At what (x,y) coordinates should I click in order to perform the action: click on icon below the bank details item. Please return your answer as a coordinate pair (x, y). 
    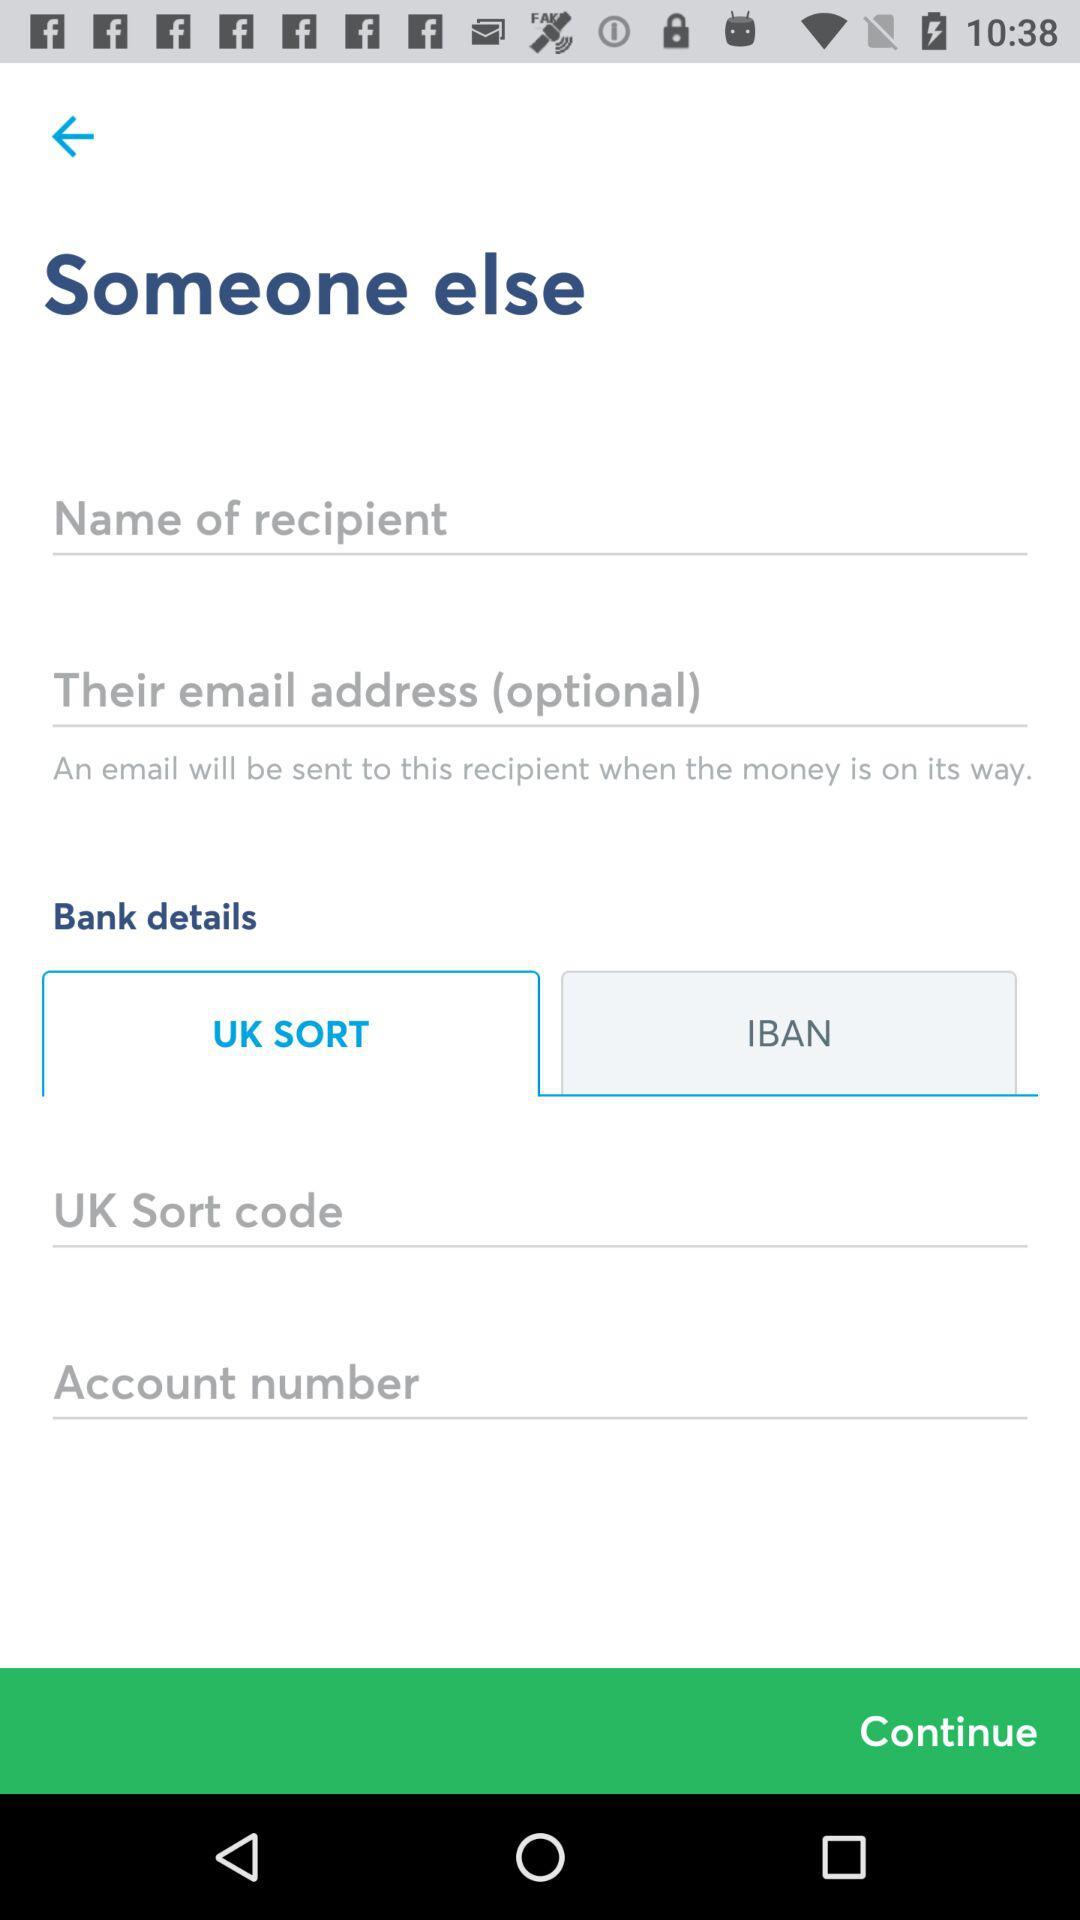
    Looking at the image, I should click on (290, 1033).